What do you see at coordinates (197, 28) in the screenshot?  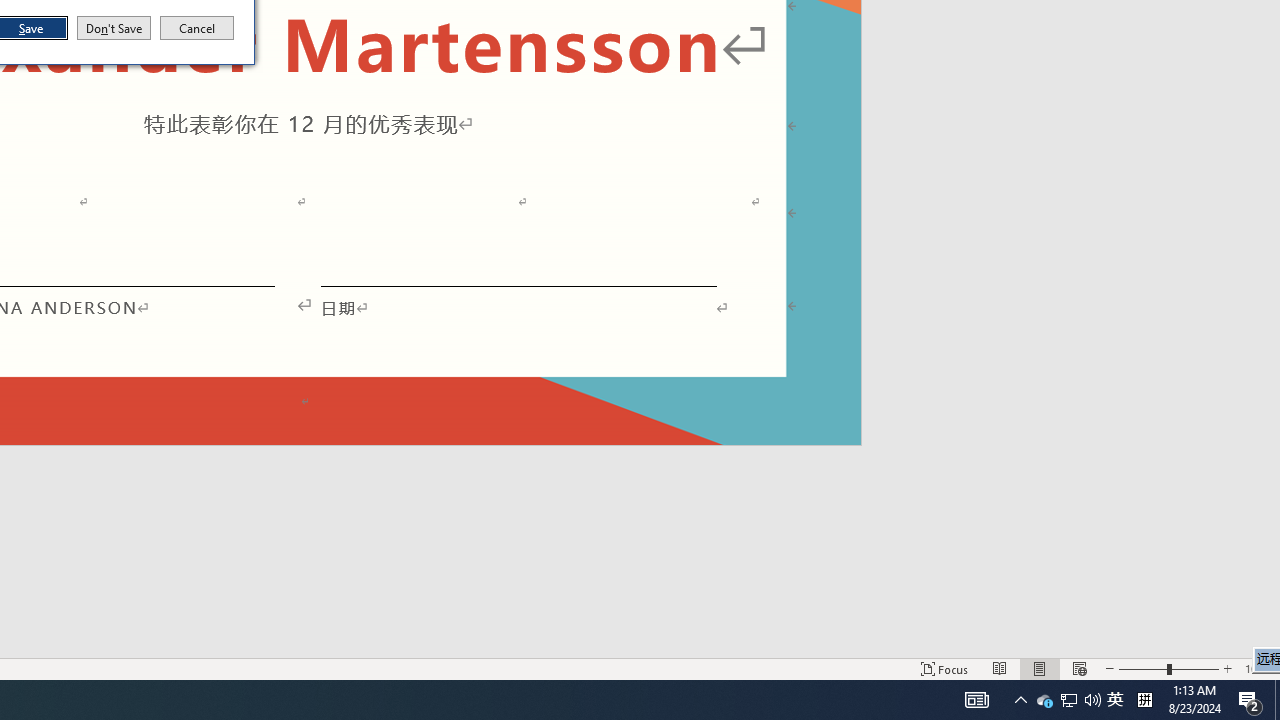 I see `'Cancel'` at bounding box center [197, 28].